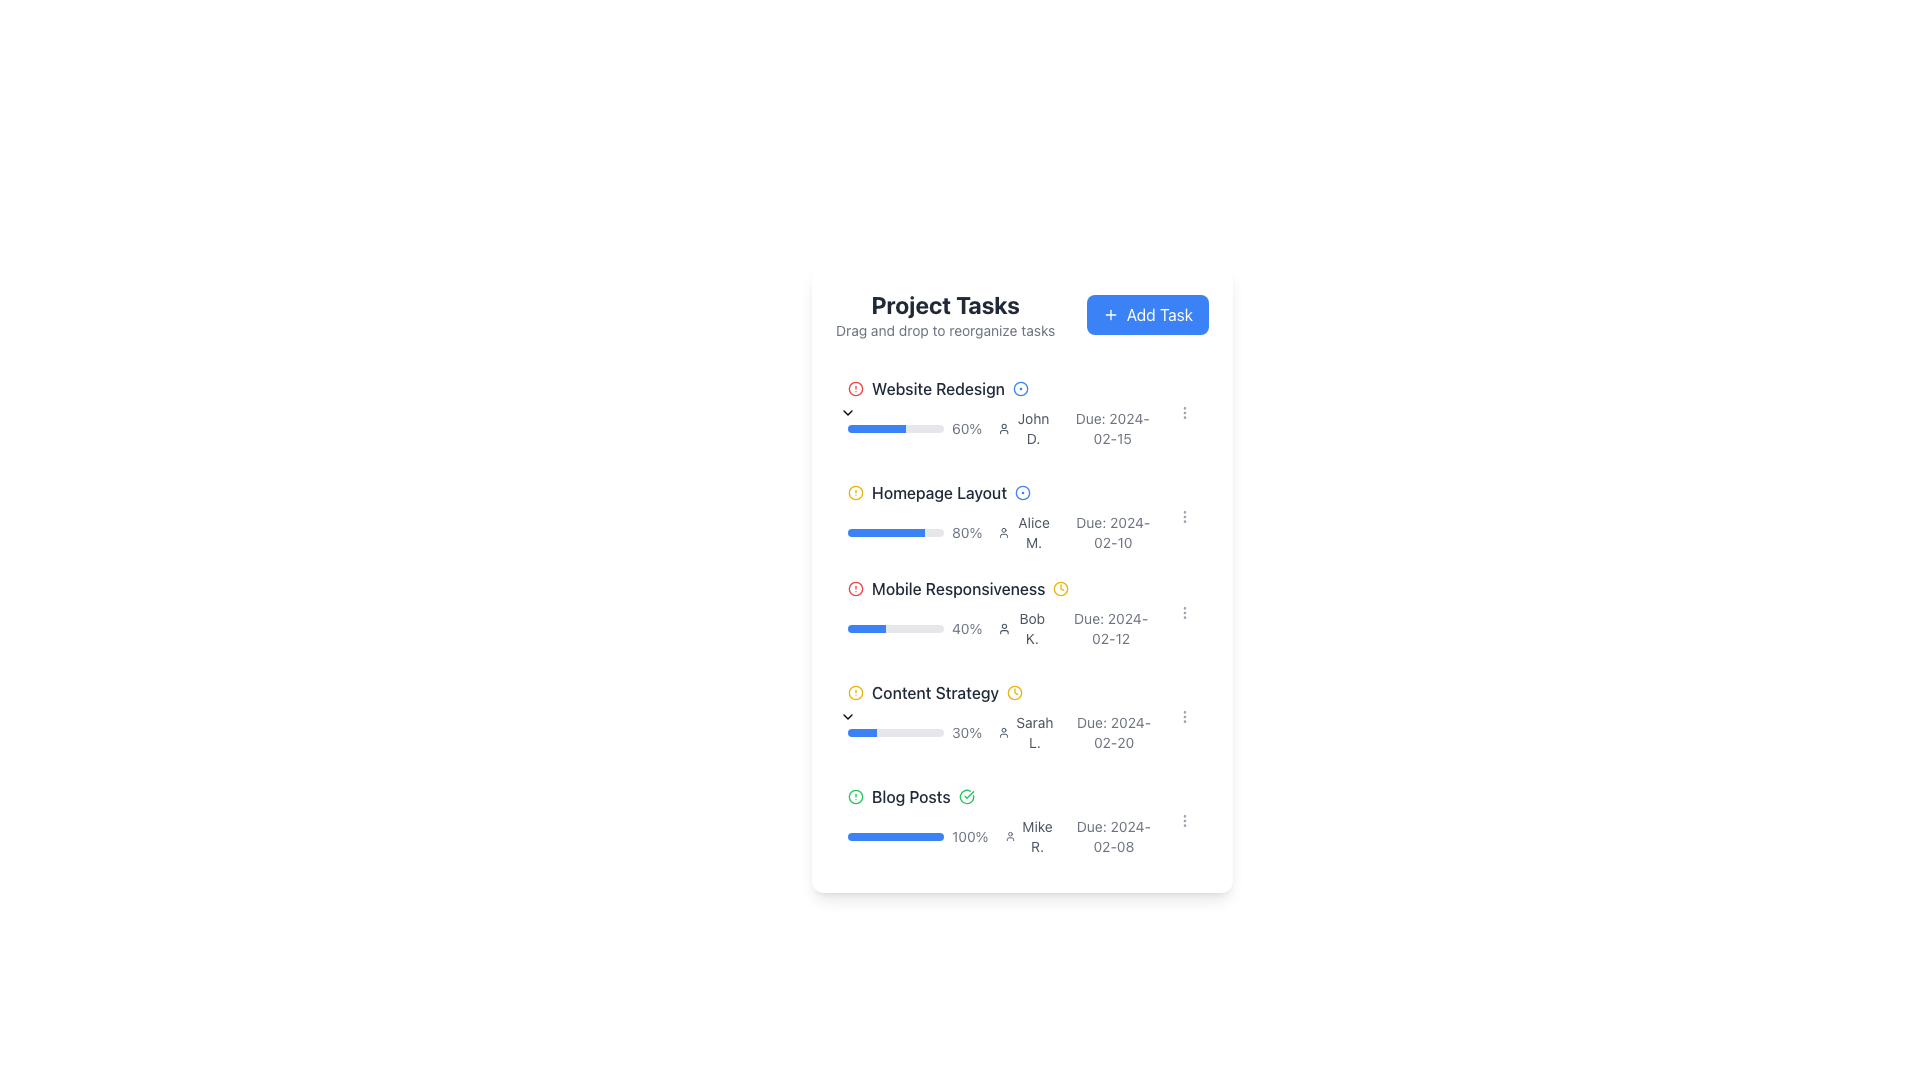  I want to click on the horizontal progress bar that visually represents the completion percentage of the 'Content Strategy' task, located in the 'Content Strategy' row, following the task title and preceding the percentage label ('30%'), so click(895, 732).